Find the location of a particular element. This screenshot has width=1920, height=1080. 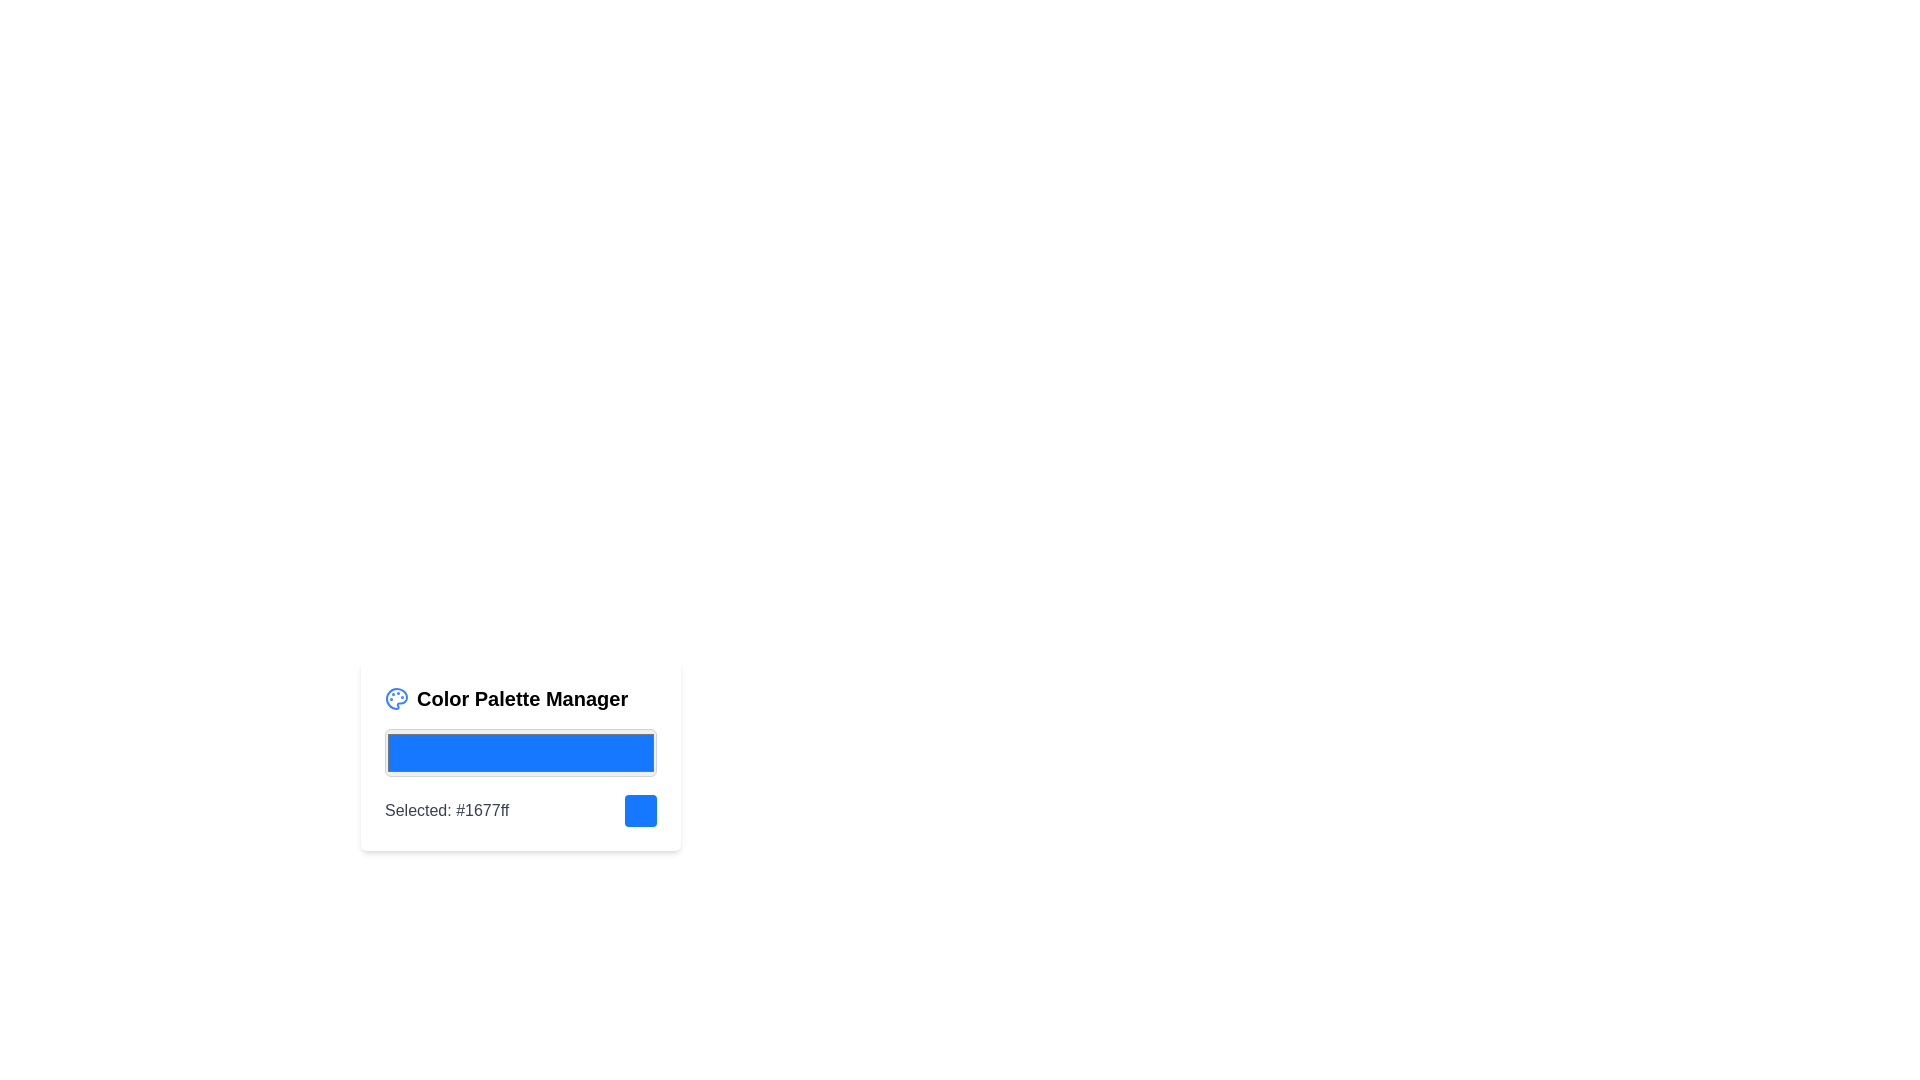

the rectangular color input field with rounded corners in the 'Color Palette Manager' is located at coordinates (521, 752).